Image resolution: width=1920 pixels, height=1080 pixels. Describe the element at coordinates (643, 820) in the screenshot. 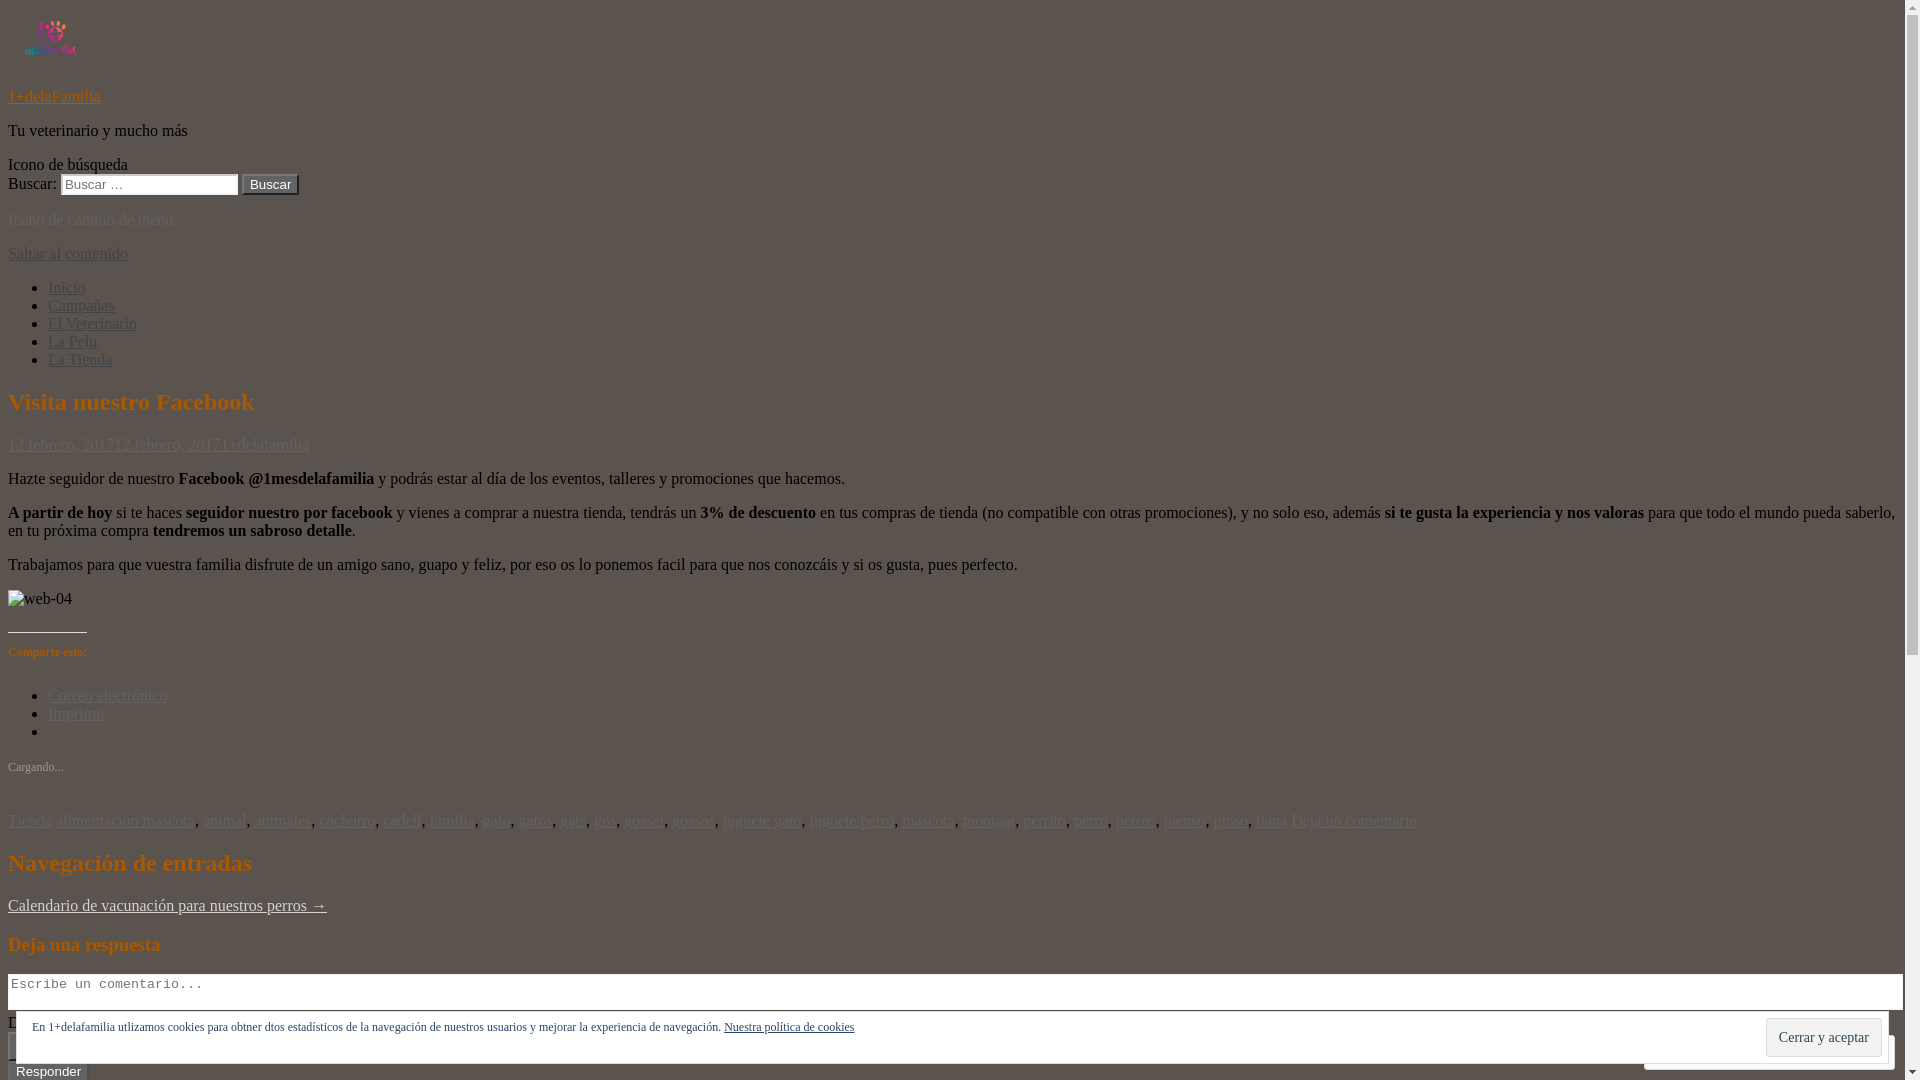

I see `'gosset'` at that location.